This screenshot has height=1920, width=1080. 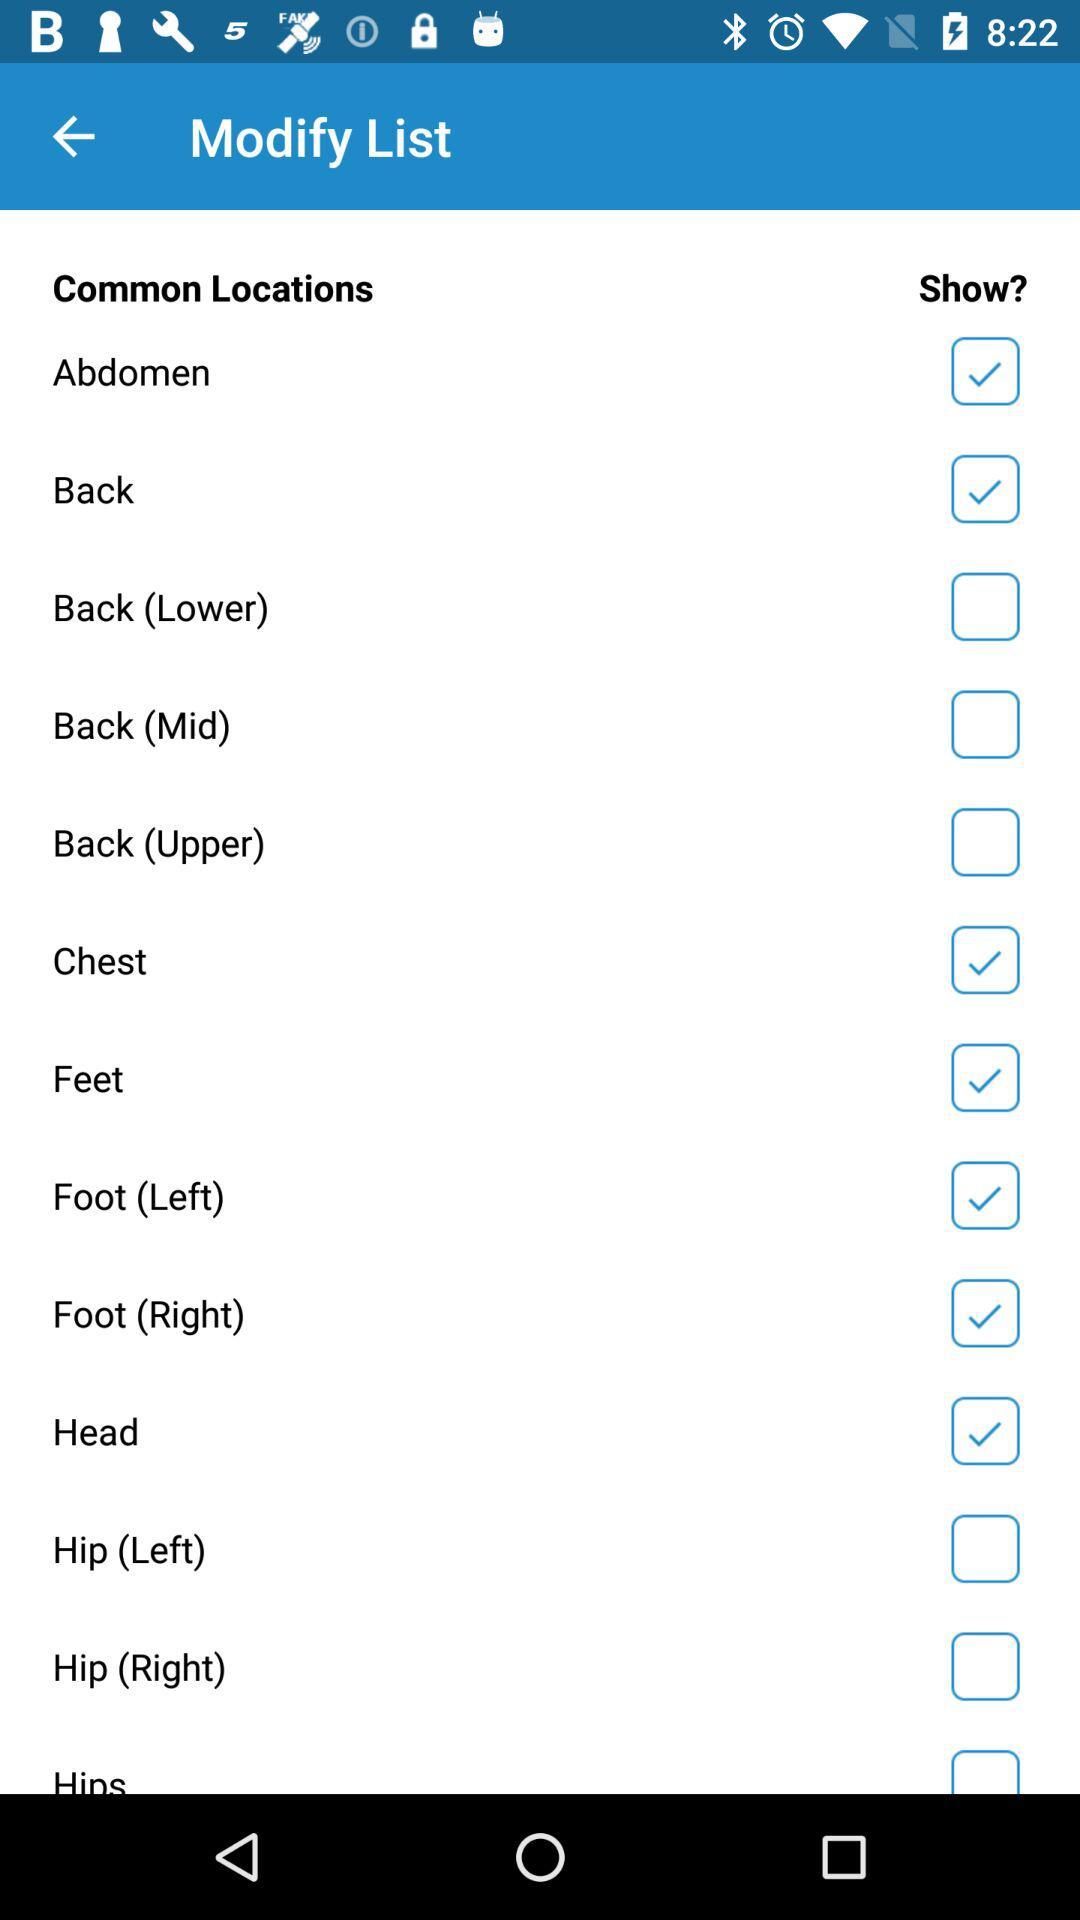 What do you see at coordinates (984, 605) in the screenshot?
I see `show option` at bounding box center [984, 605].